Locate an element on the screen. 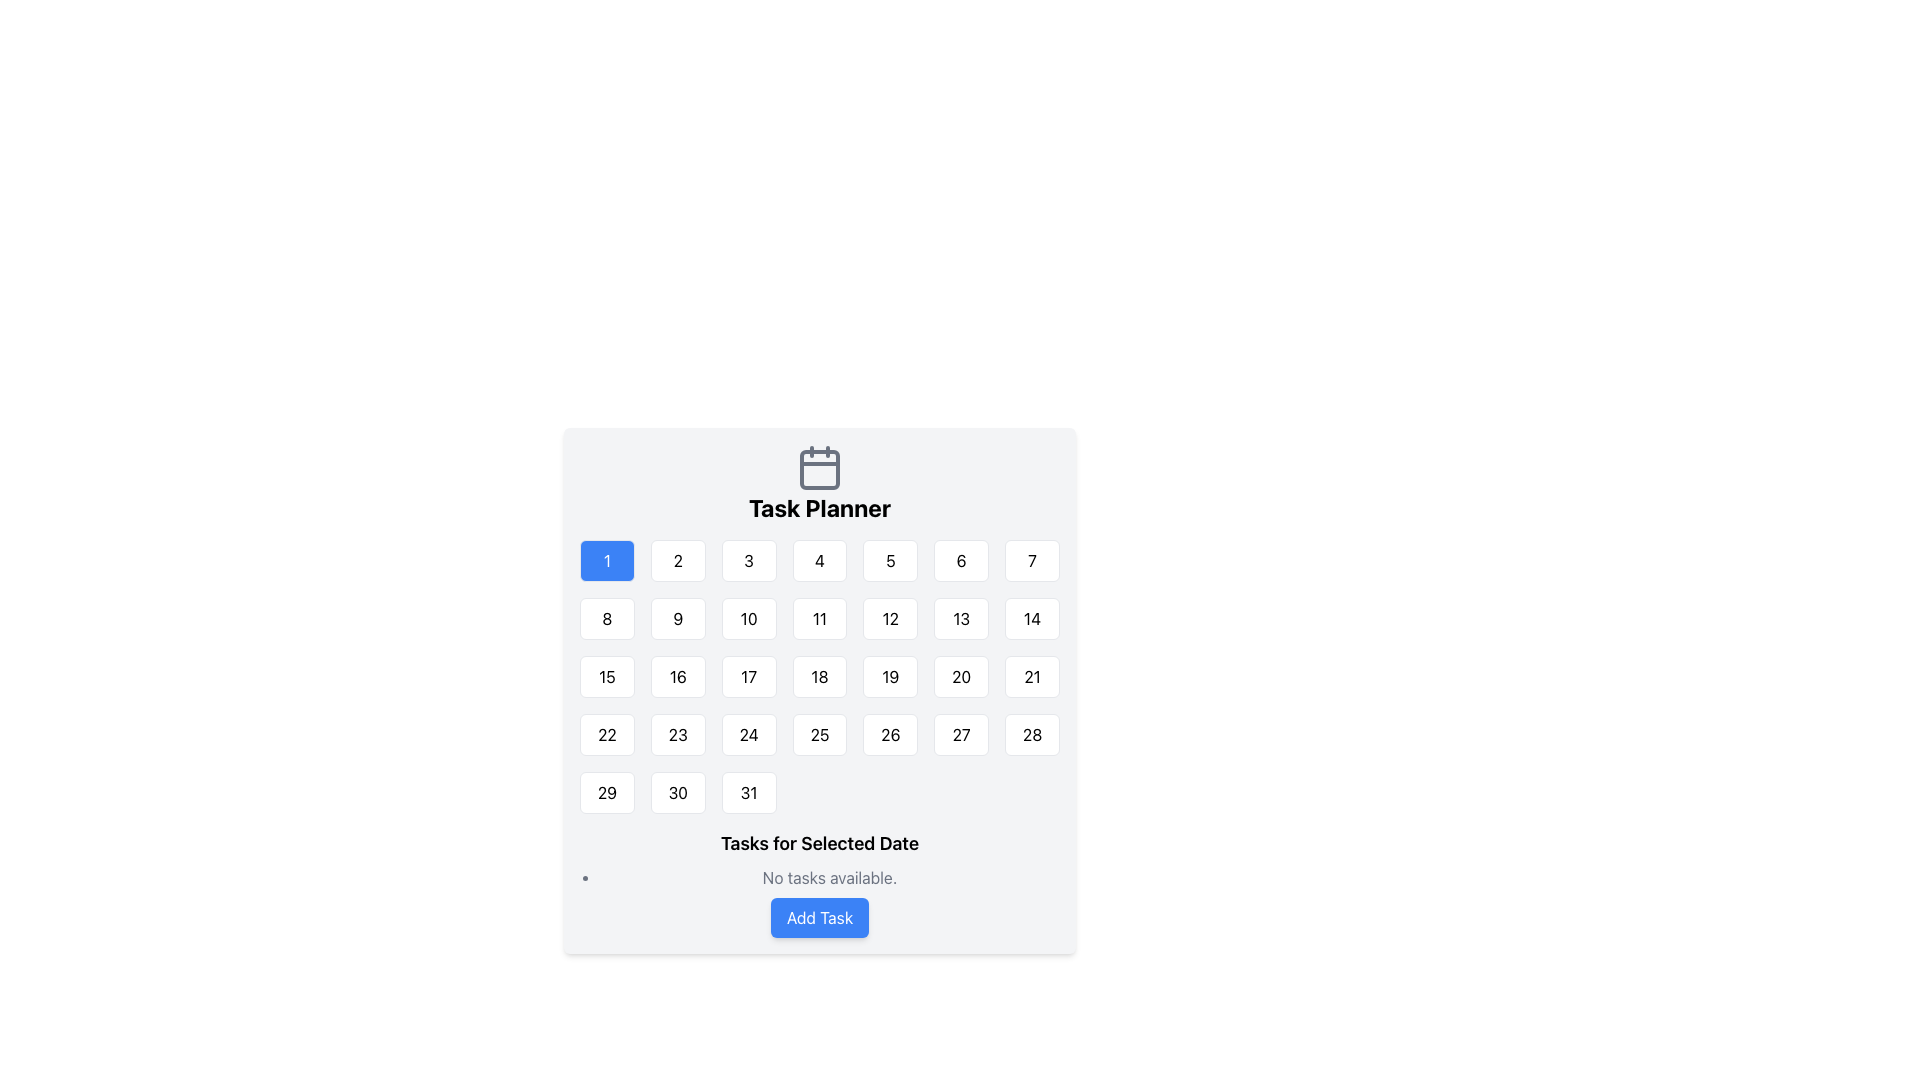 The width and height of the screenshot is (1920, 1080). the button displaying the number '4' is located at coordinates (820, 560).